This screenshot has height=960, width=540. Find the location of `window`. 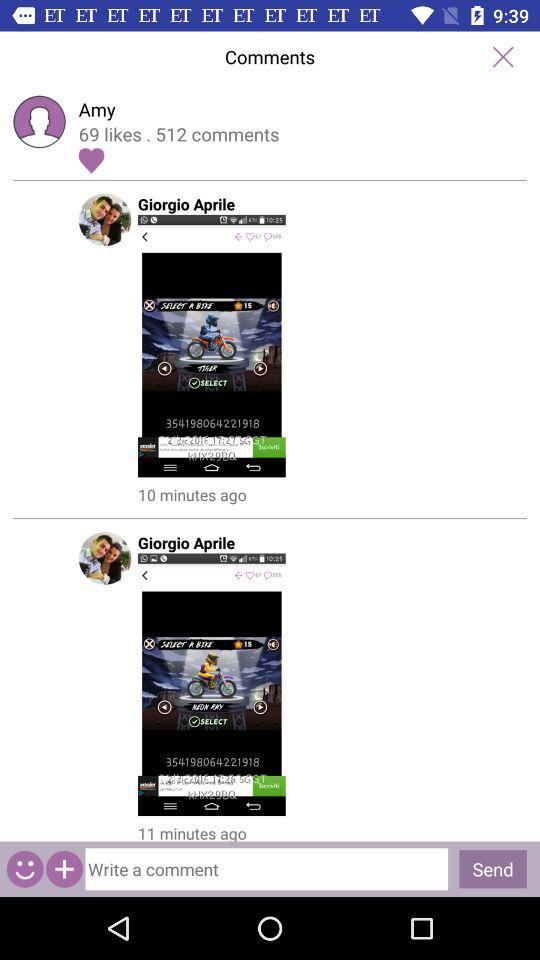

window is located at coordinates (502, 56).